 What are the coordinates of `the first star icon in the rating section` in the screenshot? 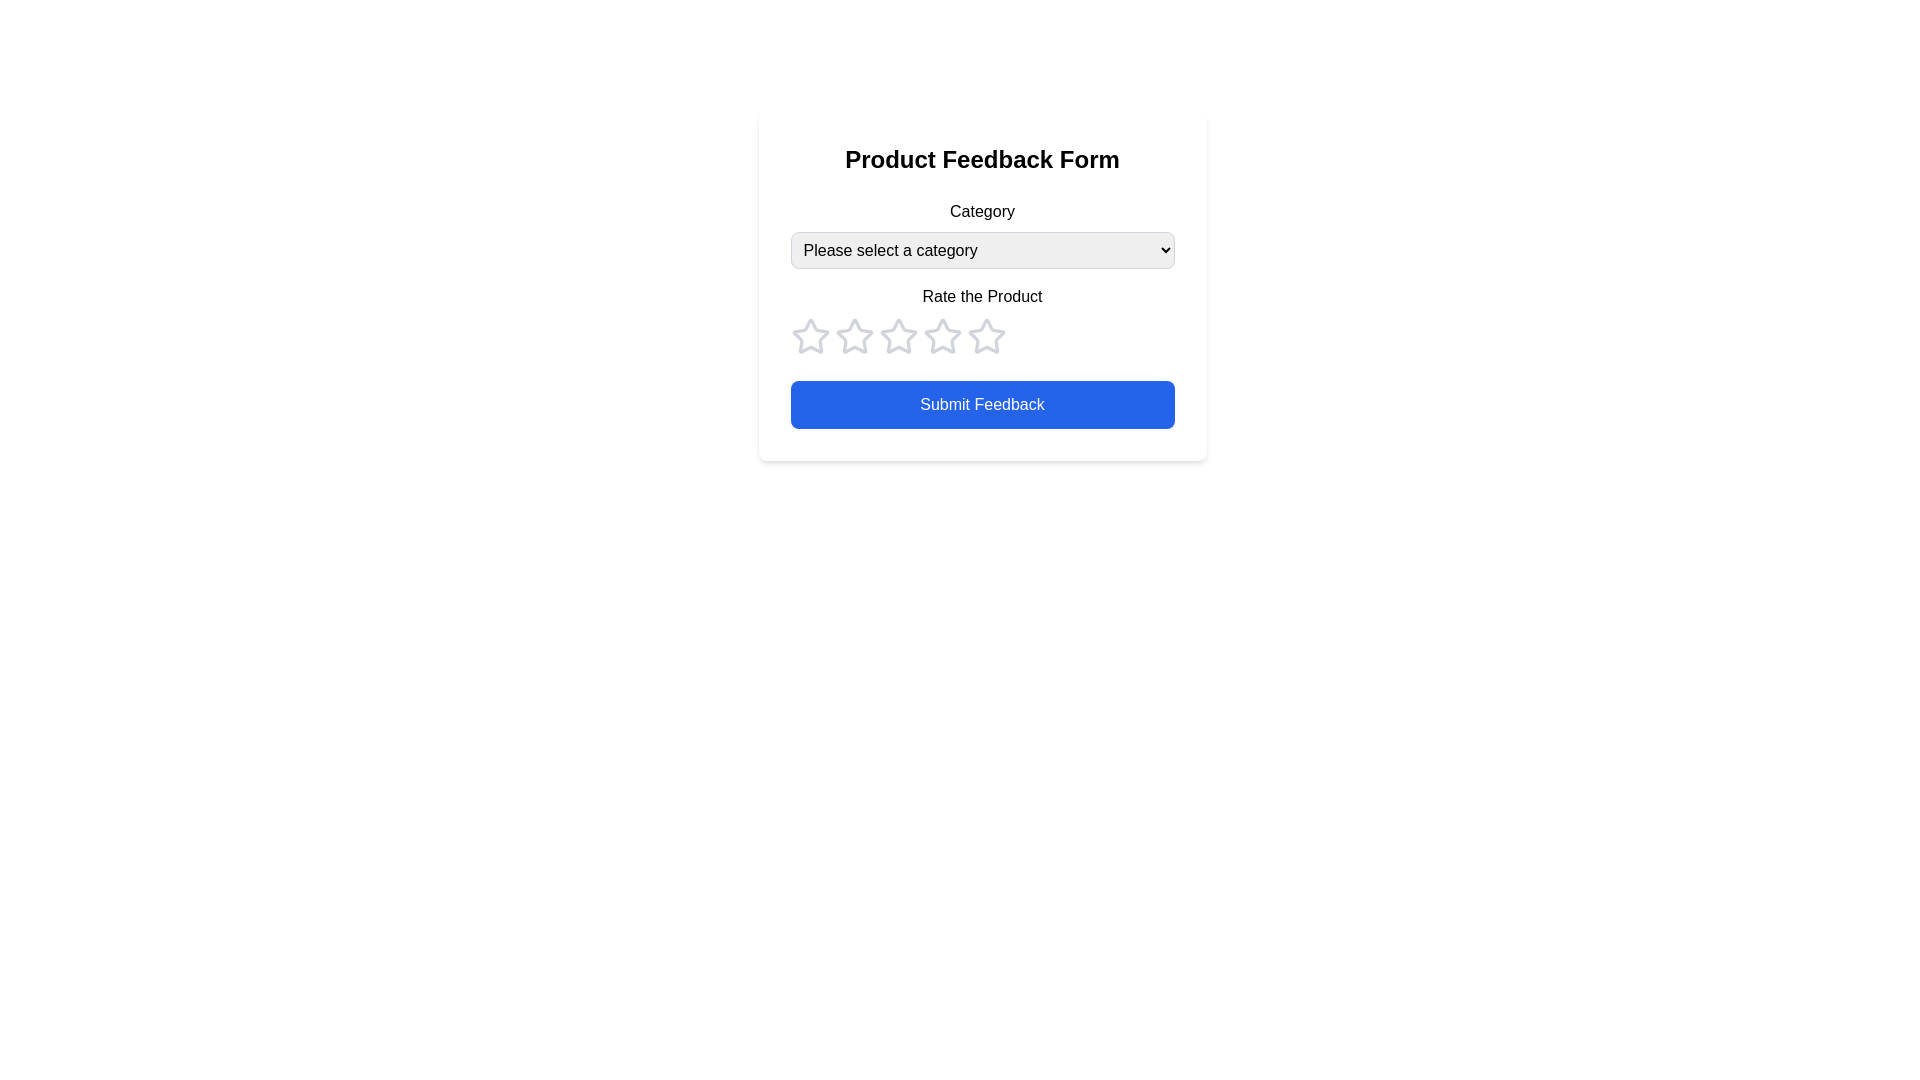 It's located at (810, 335).